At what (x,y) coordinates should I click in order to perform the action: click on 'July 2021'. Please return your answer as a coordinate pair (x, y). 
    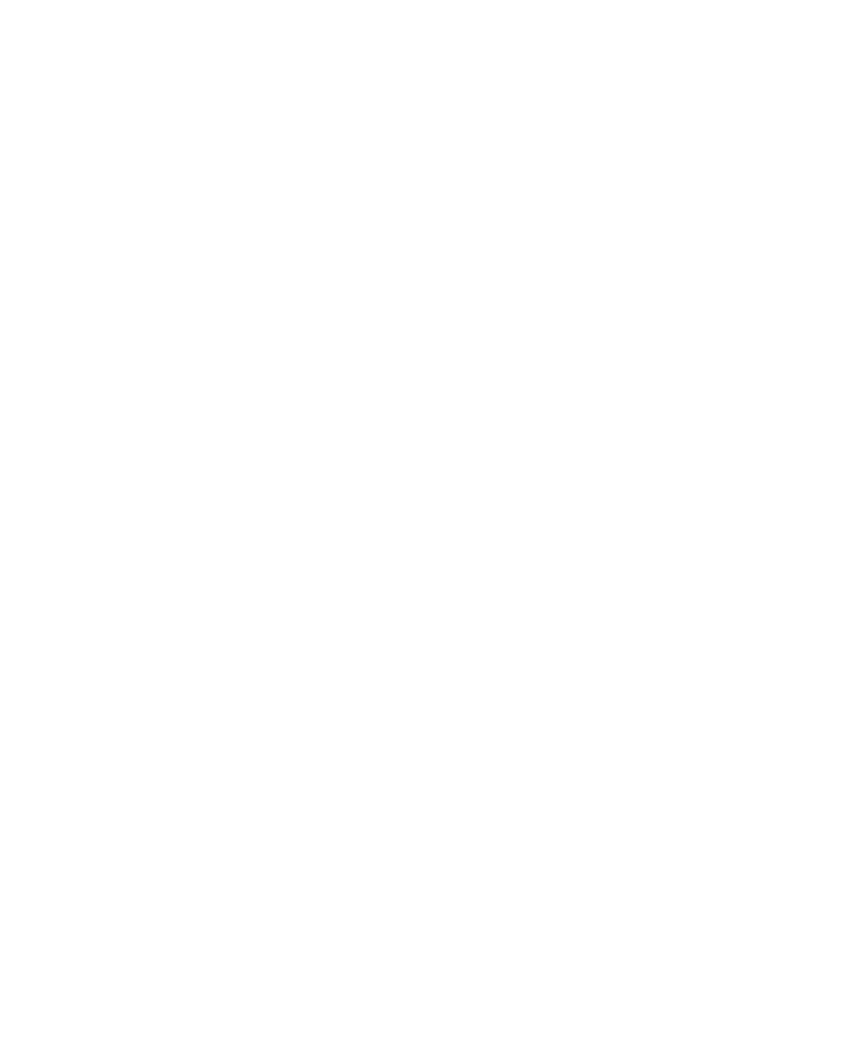
    Looking at the image, I should click on (121, 877).